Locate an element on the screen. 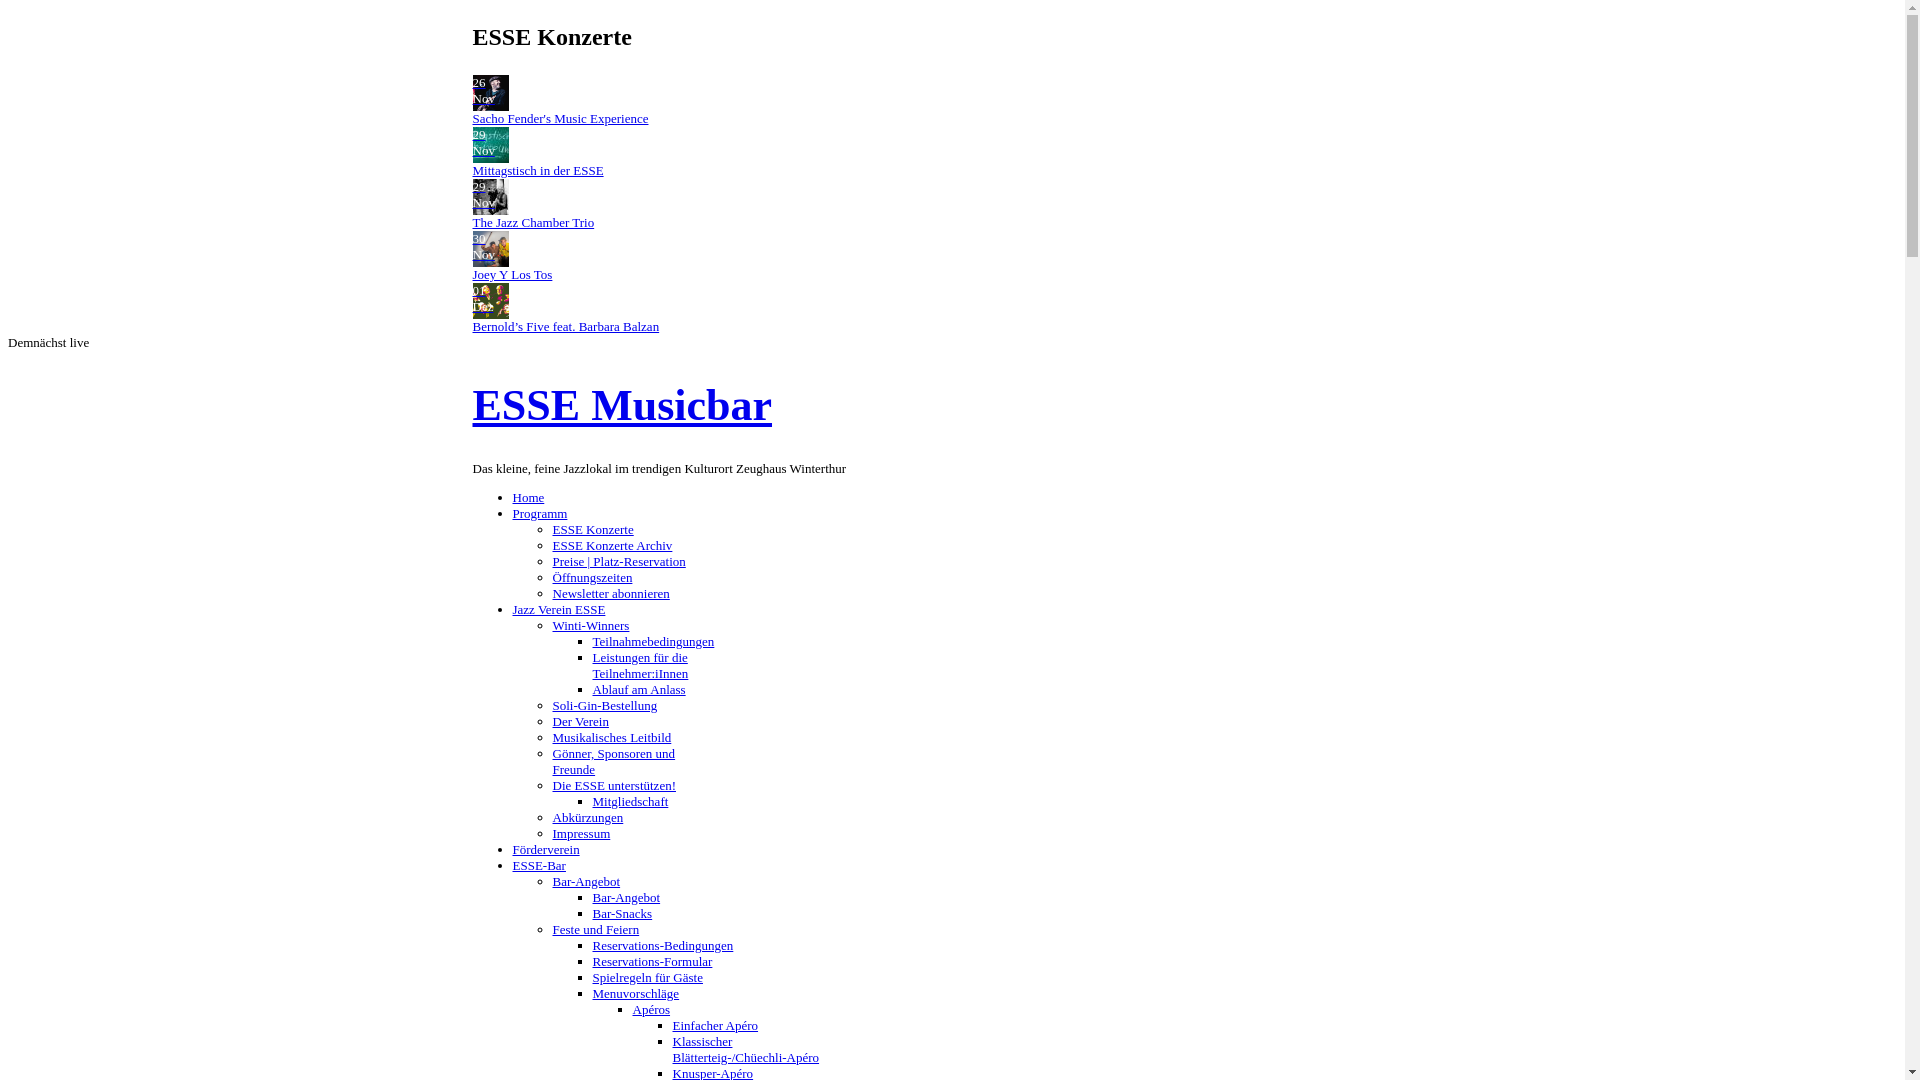  'Musikalisches Leitbild' is located at coordinates (610, 737).